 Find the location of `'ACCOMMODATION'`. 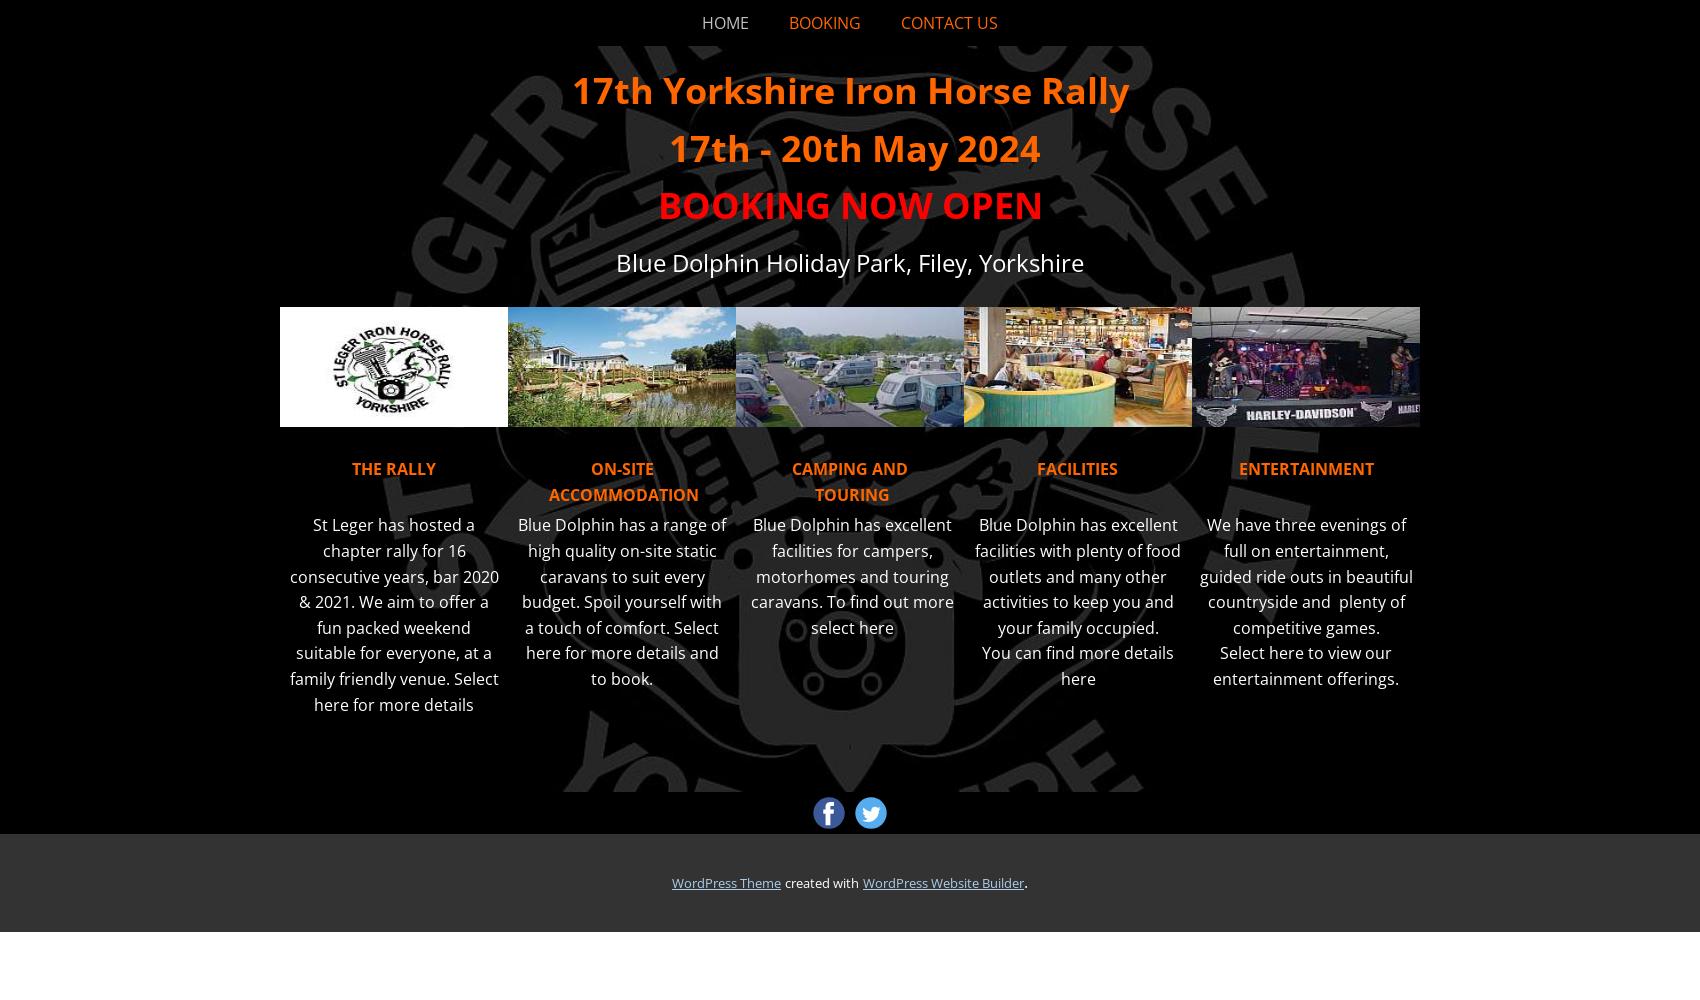

'ACCOMMODATION' is located at coordinates (544, 493).